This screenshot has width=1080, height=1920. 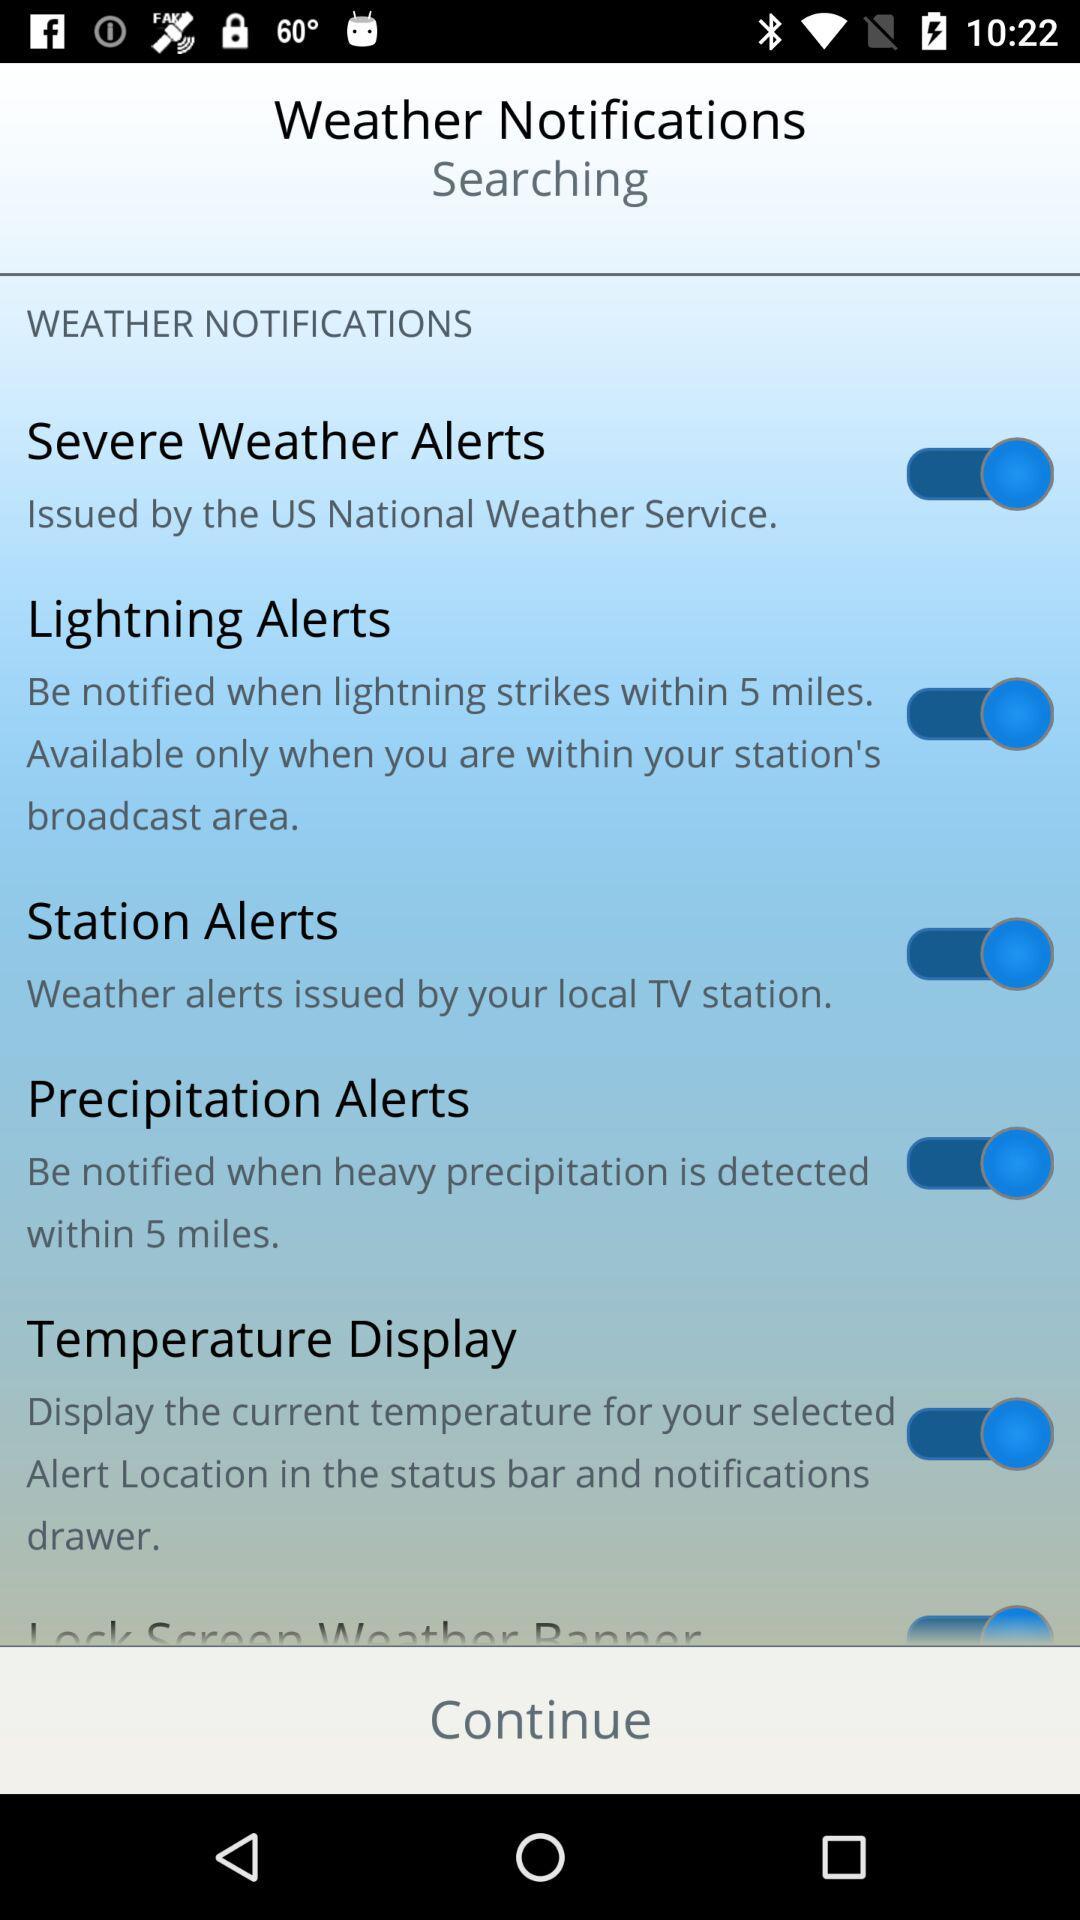 I want to click on the lock screen weather, so click(x=540, y=1615).